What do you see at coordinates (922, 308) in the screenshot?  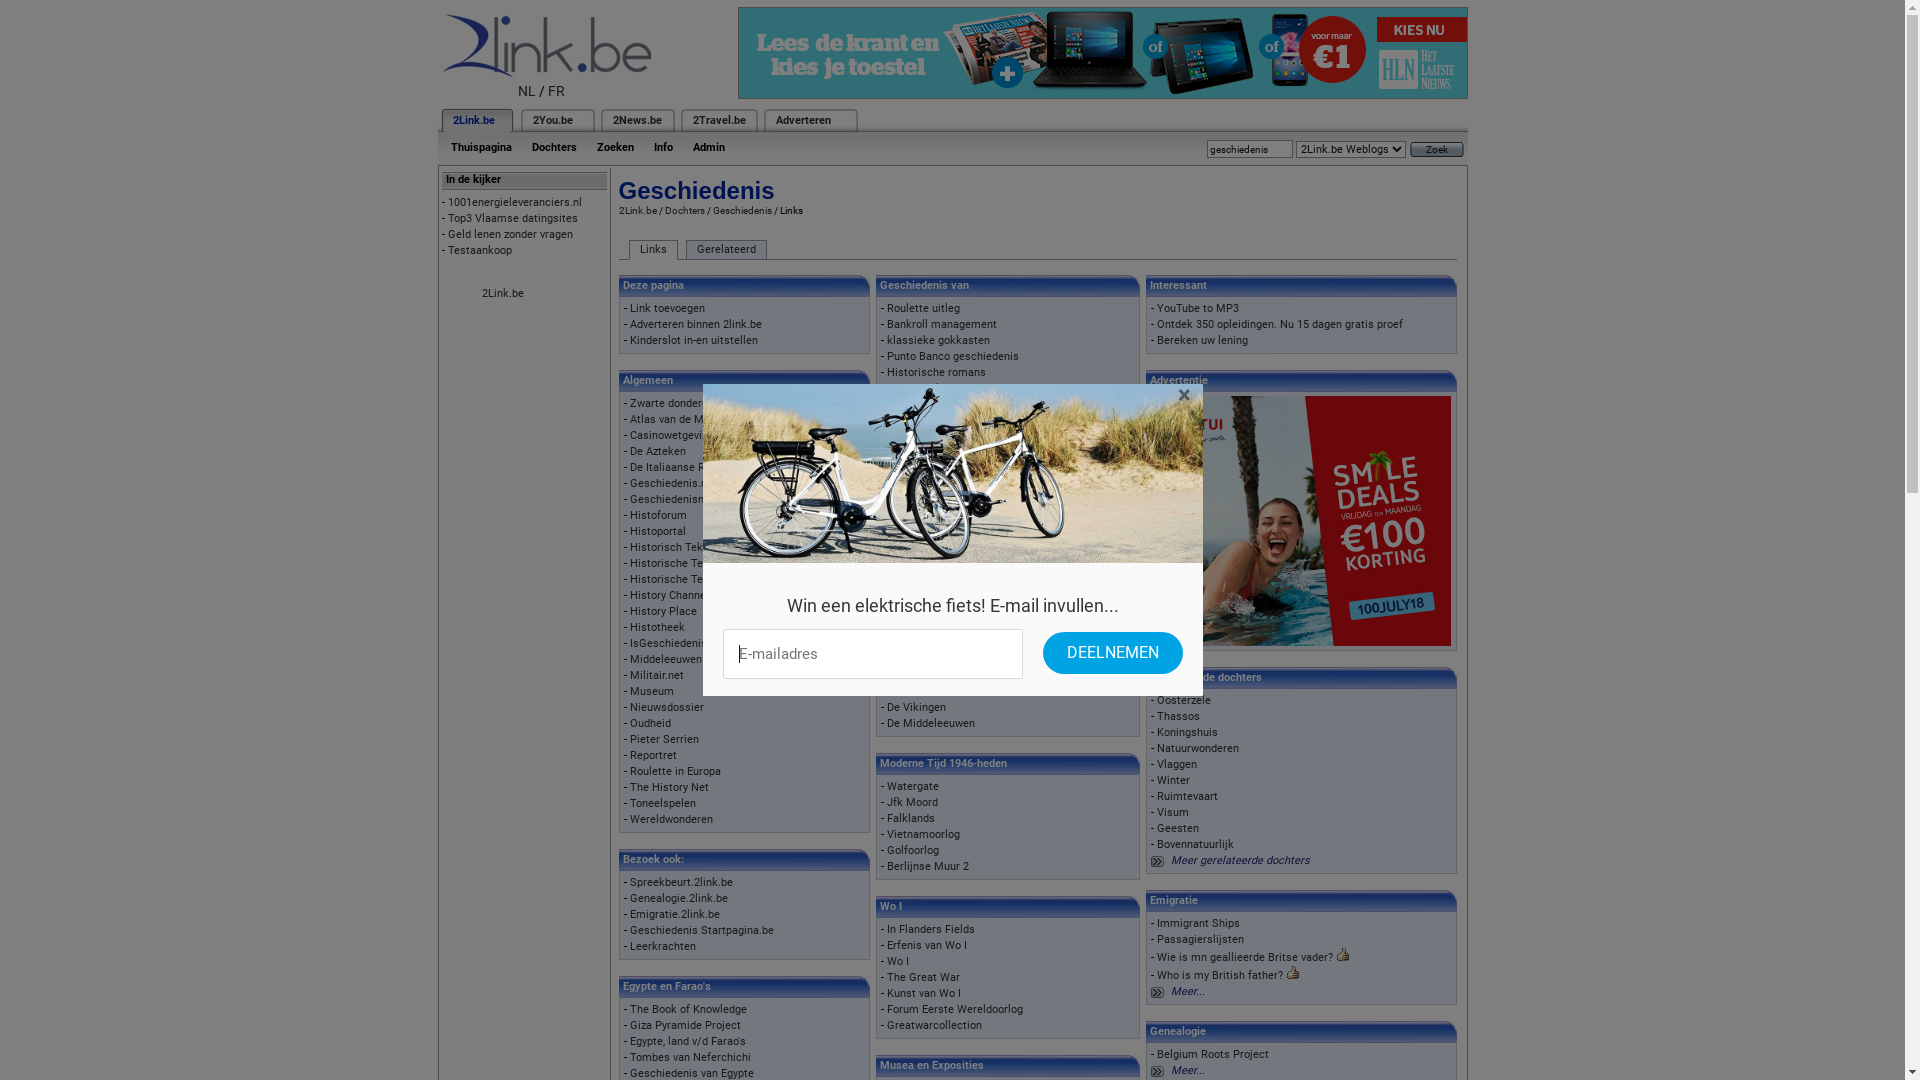 I see `'Roulette uitleg'` at bounding box center [922, 308].